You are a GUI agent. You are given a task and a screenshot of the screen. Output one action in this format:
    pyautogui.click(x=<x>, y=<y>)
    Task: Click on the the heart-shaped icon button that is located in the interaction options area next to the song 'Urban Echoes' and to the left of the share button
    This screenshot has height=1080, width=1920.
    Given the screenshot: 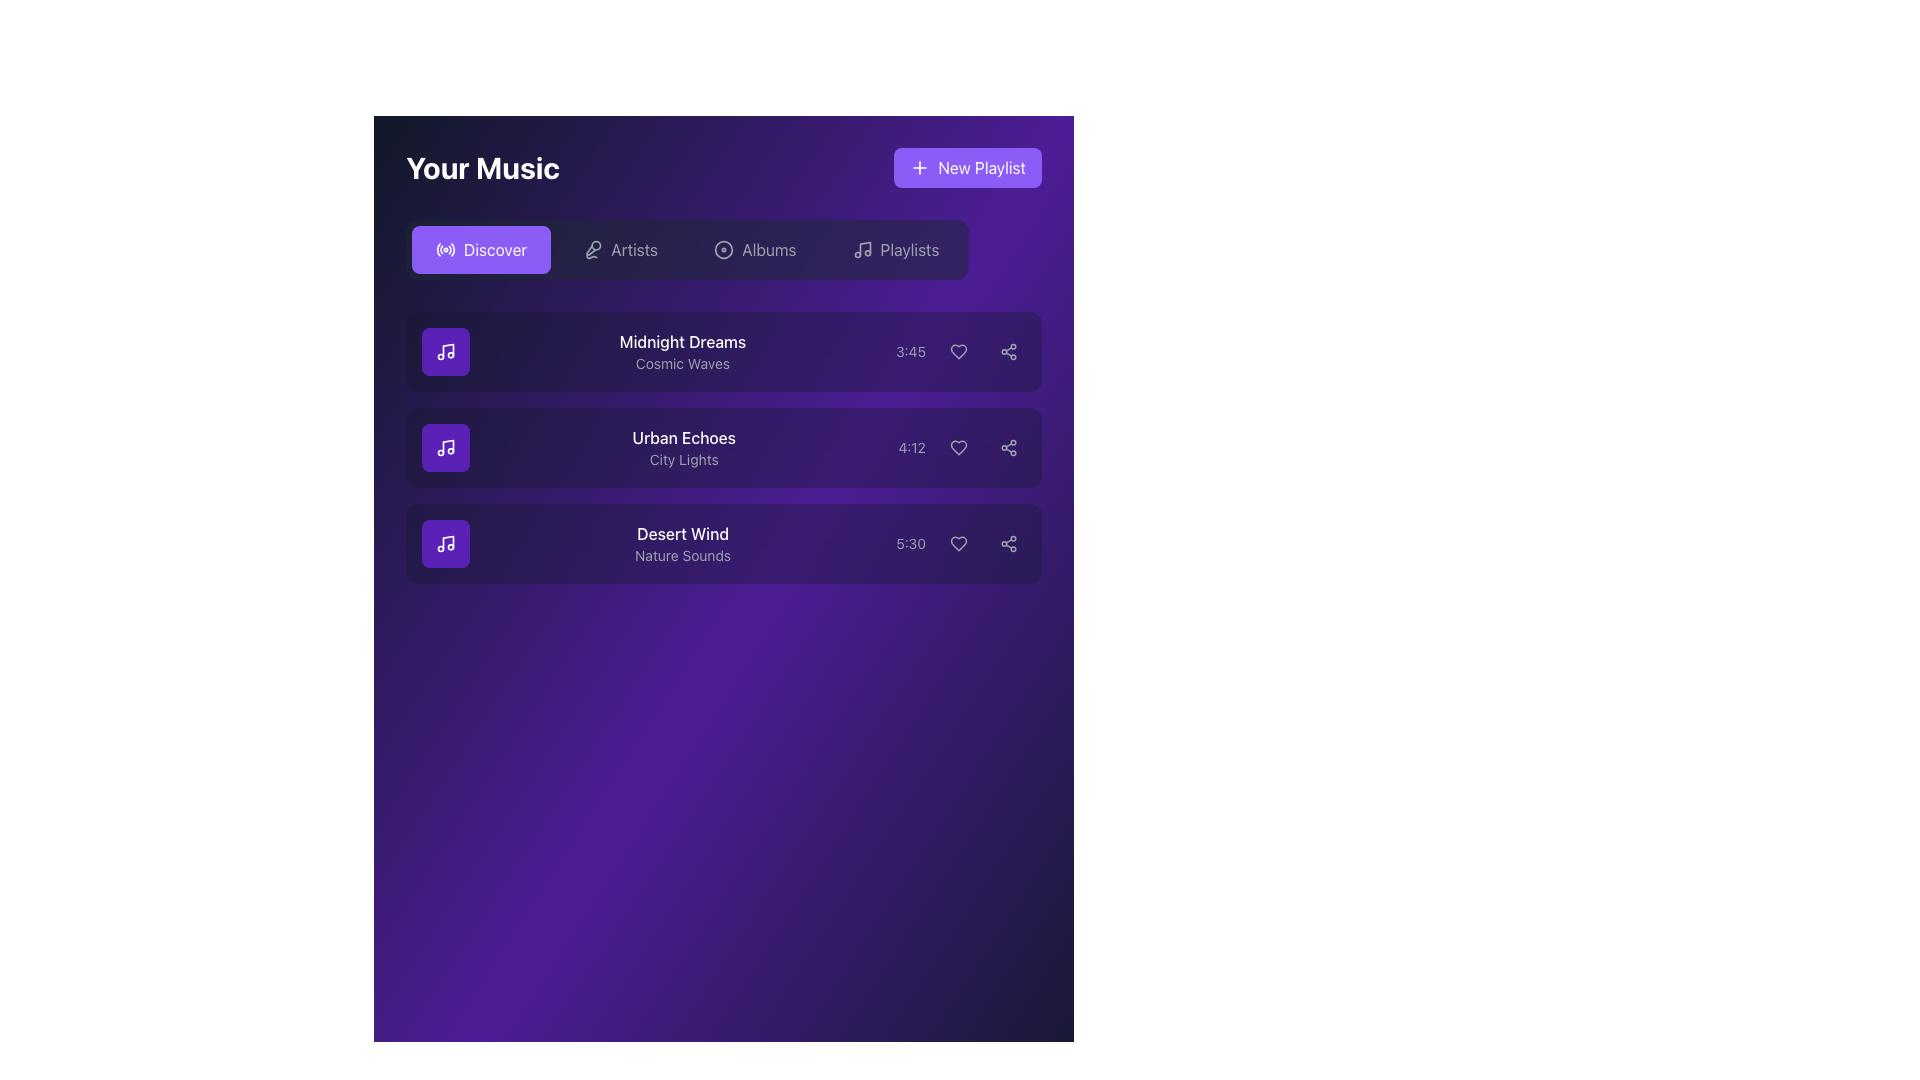 What is the action you would take?
    pyautogui.click(x=958, y=446)
    